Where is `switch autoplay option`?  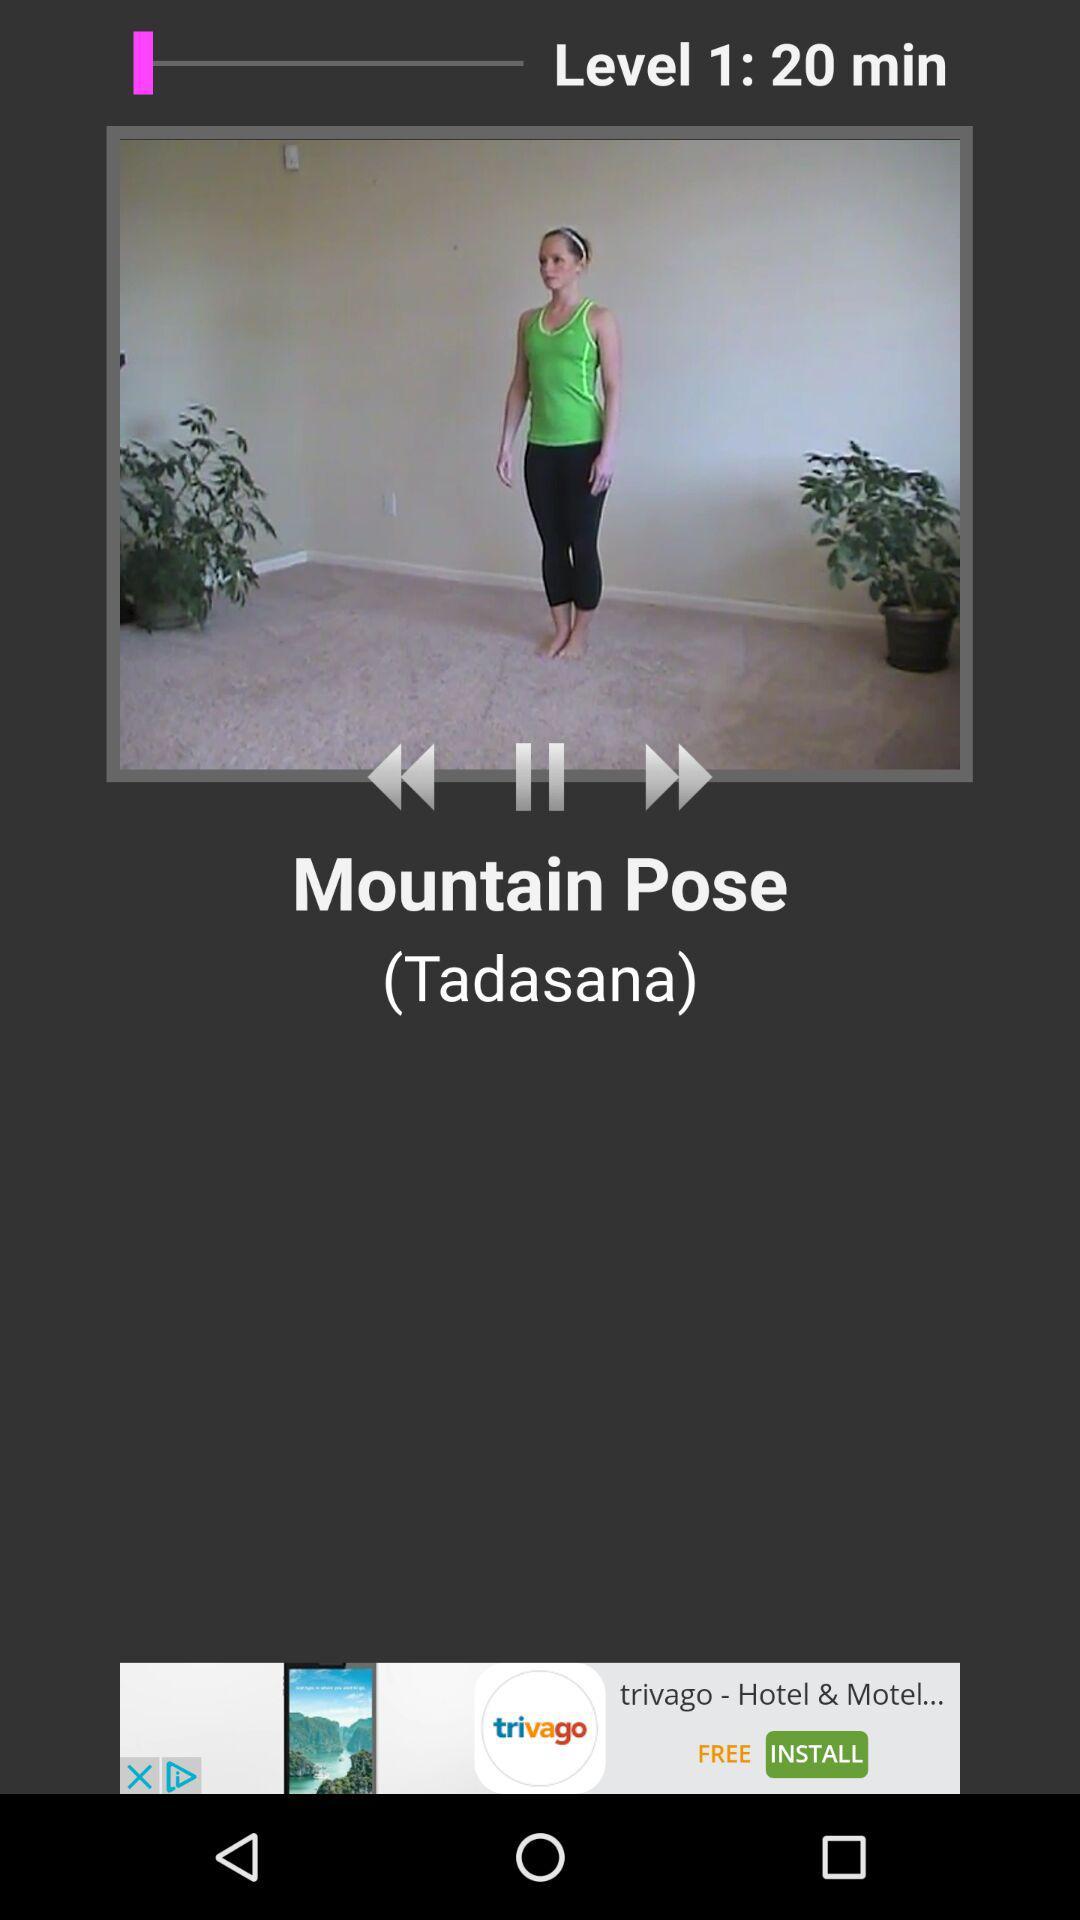 switch autoplay option is located at coordinates (407, 776).